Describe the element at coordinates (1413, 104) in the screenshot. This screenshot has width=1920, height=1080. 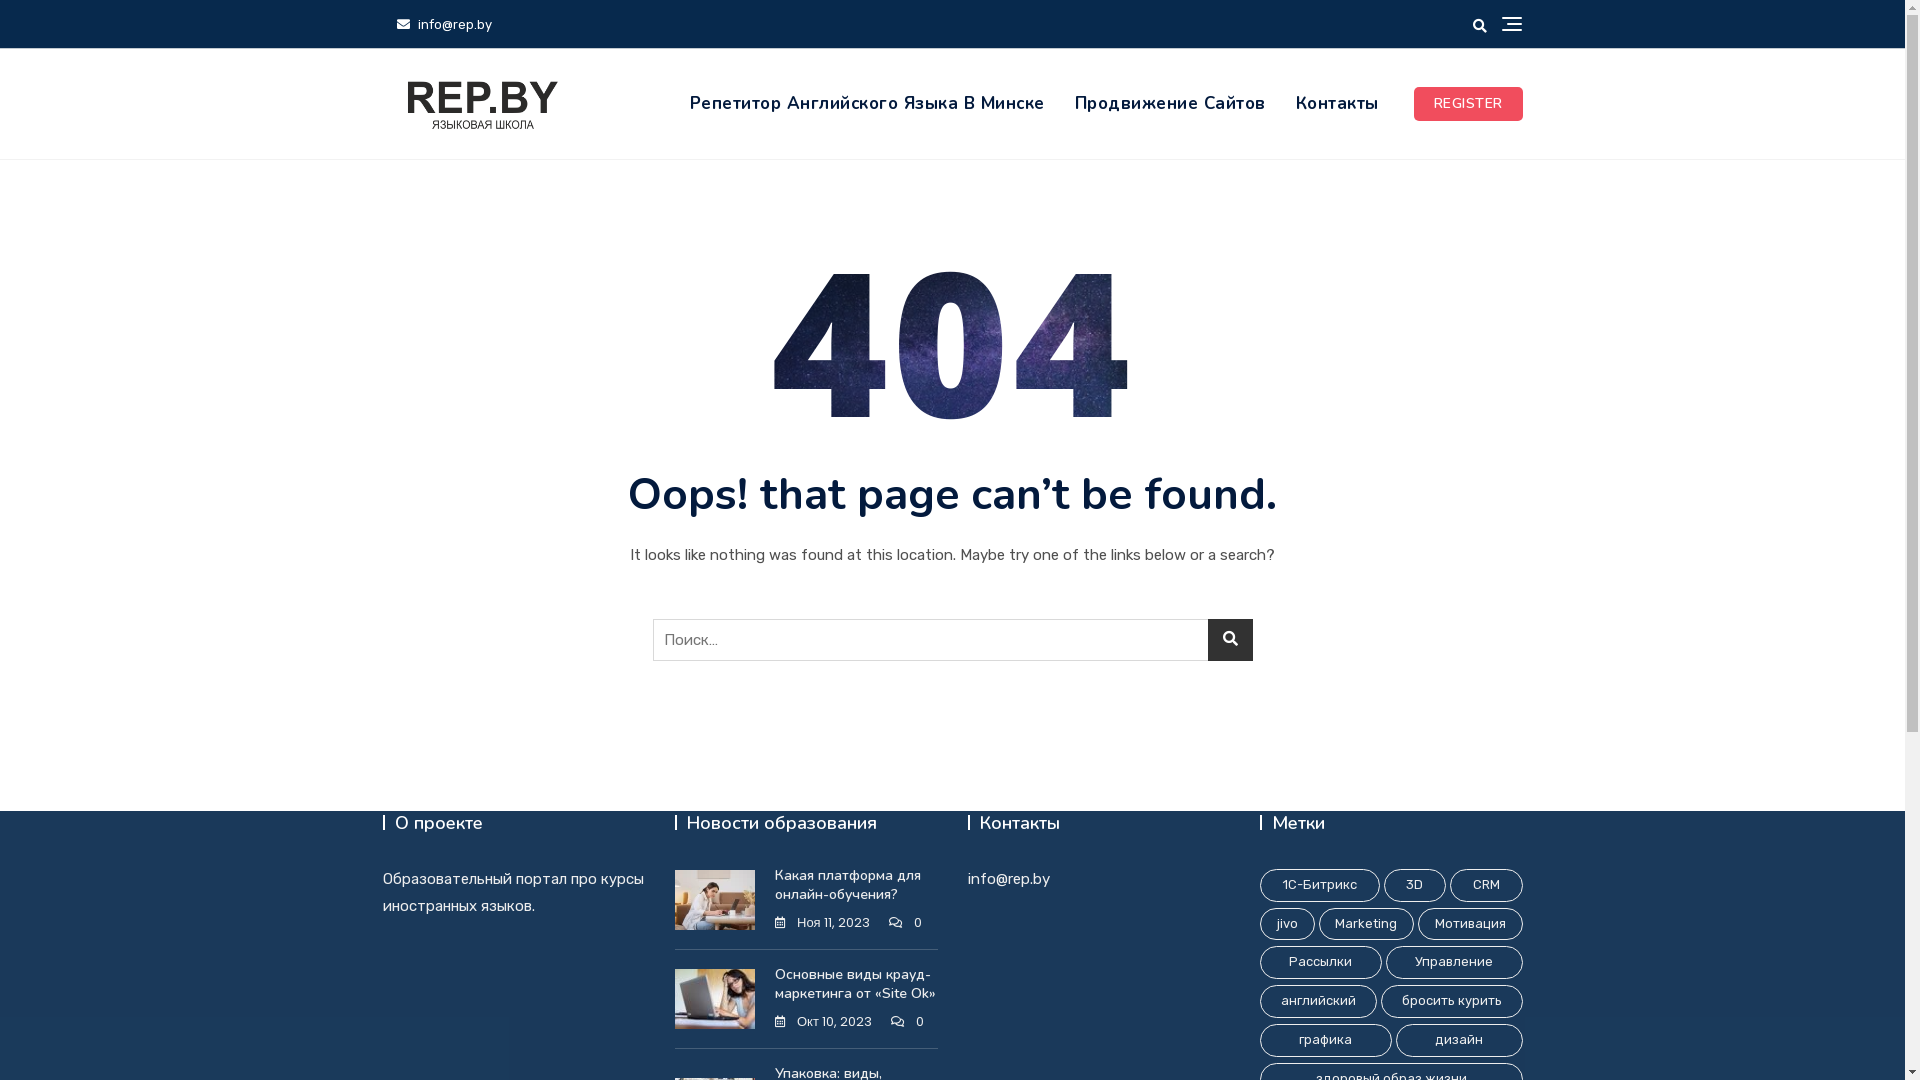
I see `'REGISTER'` at that location.